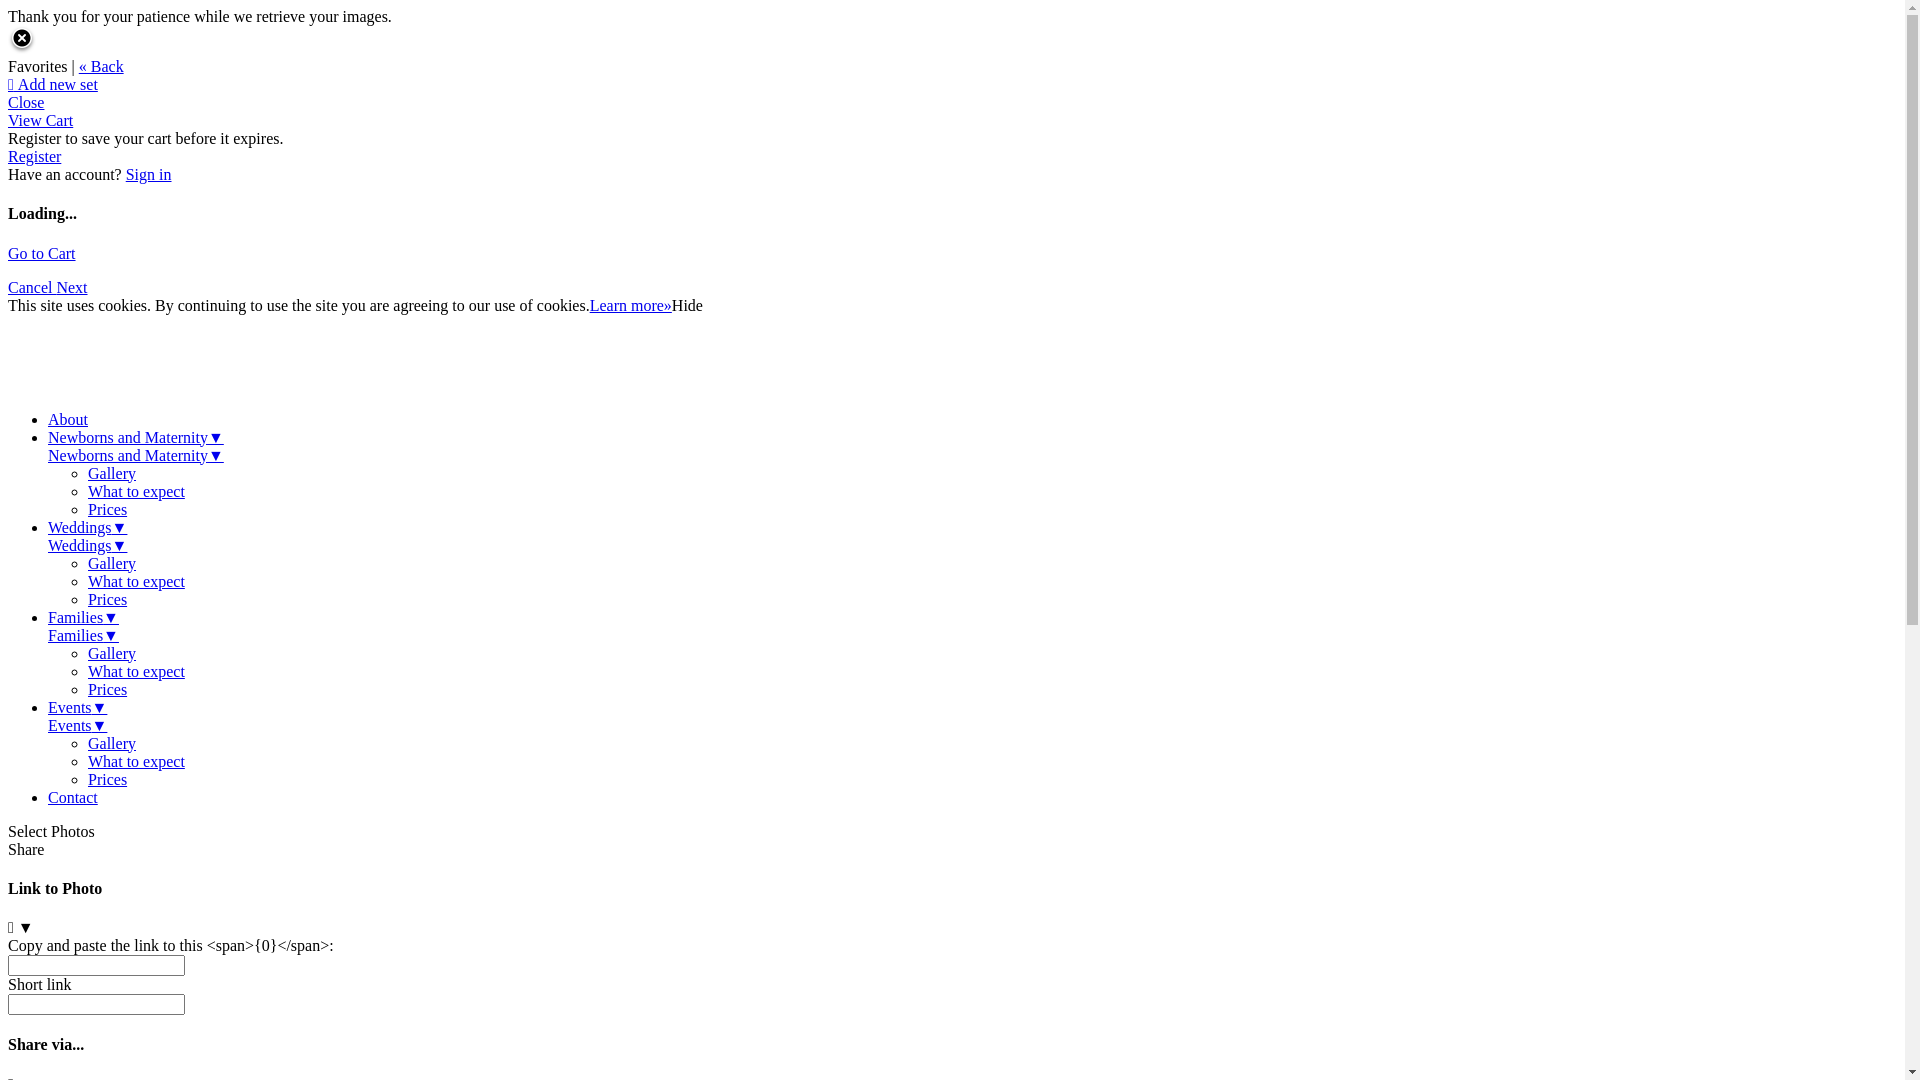 Image resolution: width=1920 pixels, height=1080 pixels. I want to click on 'Go to Cart', so click(42, 252).